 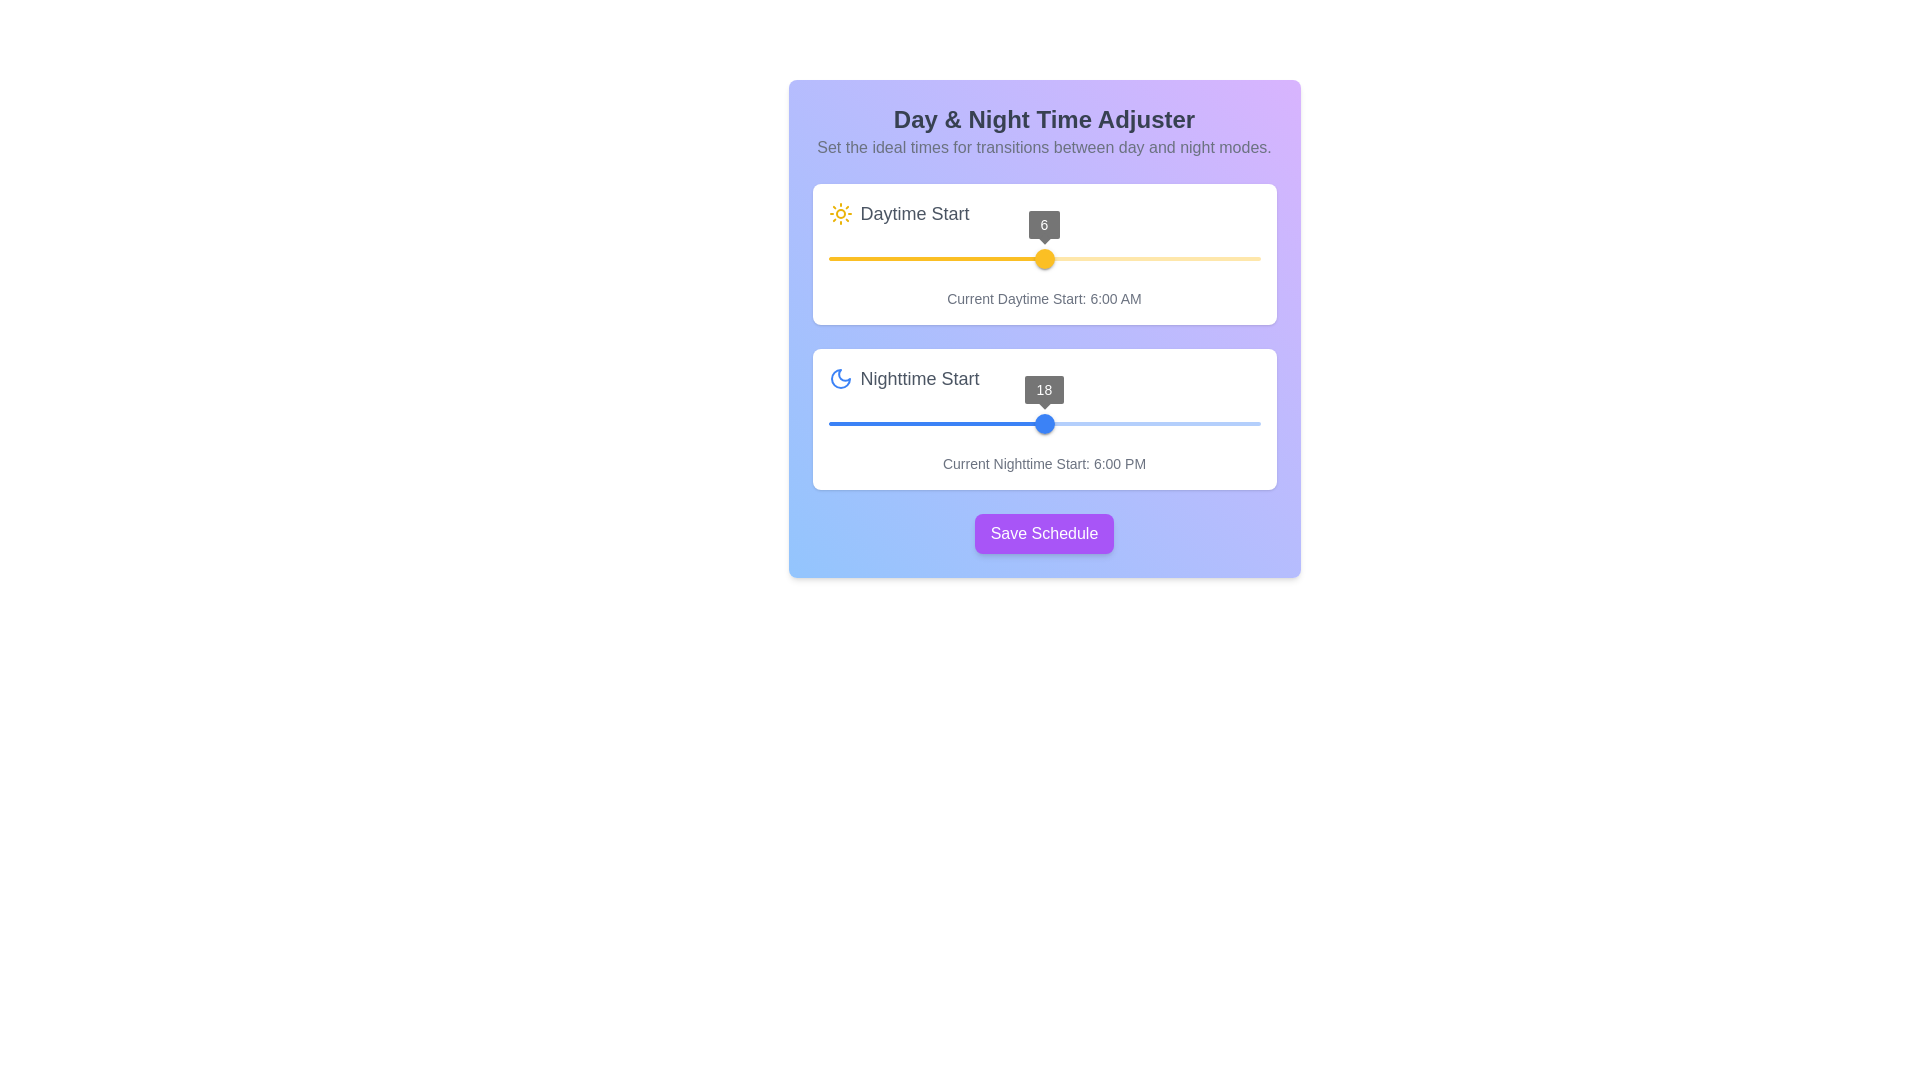 What do you see at coordinates (1043, 257) in the screenshot?
I see `the Daytime Start slider` at bounding box center [1043, 257].